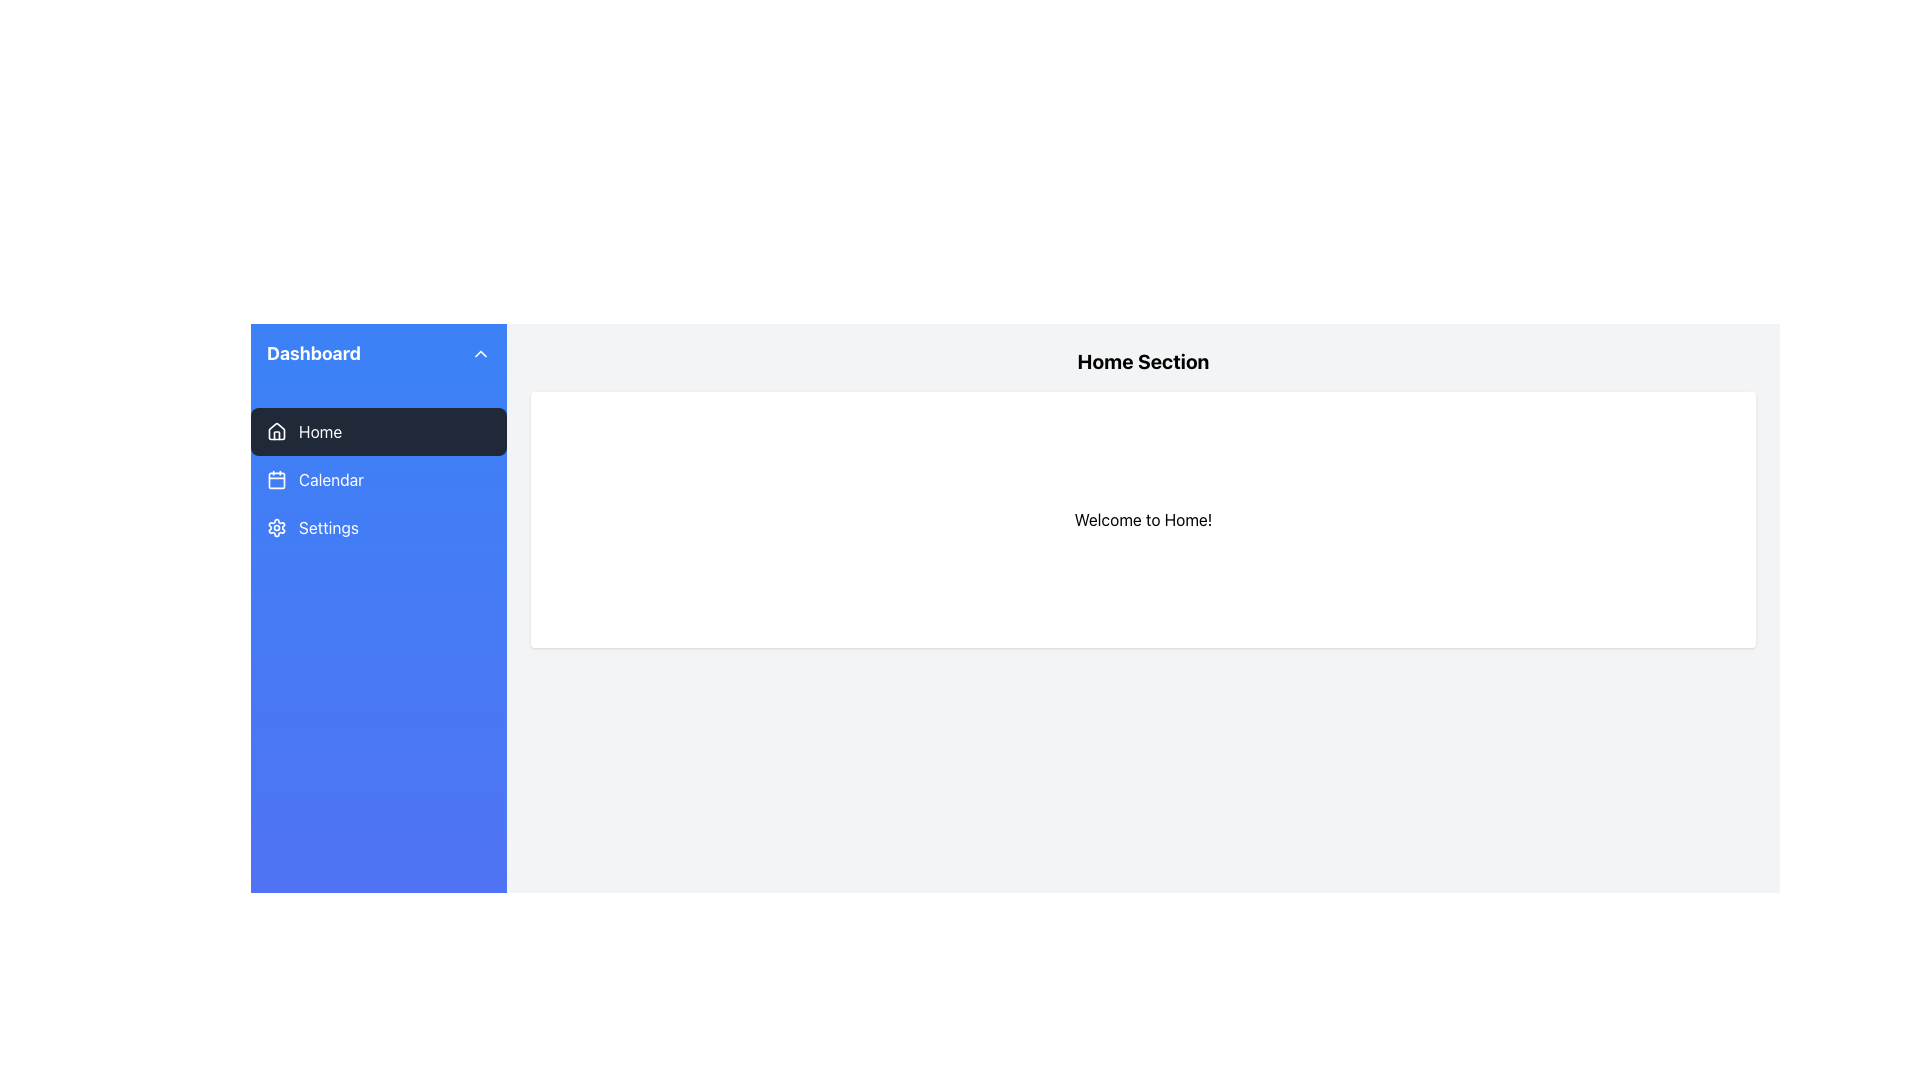 The height and width of the screenshot is (1080, 1920). I want to click on the calendar icon, which is a white-filled icon with a blue background located in the left sidebar beneath the 'Dashboard' title, so click(276, 479).